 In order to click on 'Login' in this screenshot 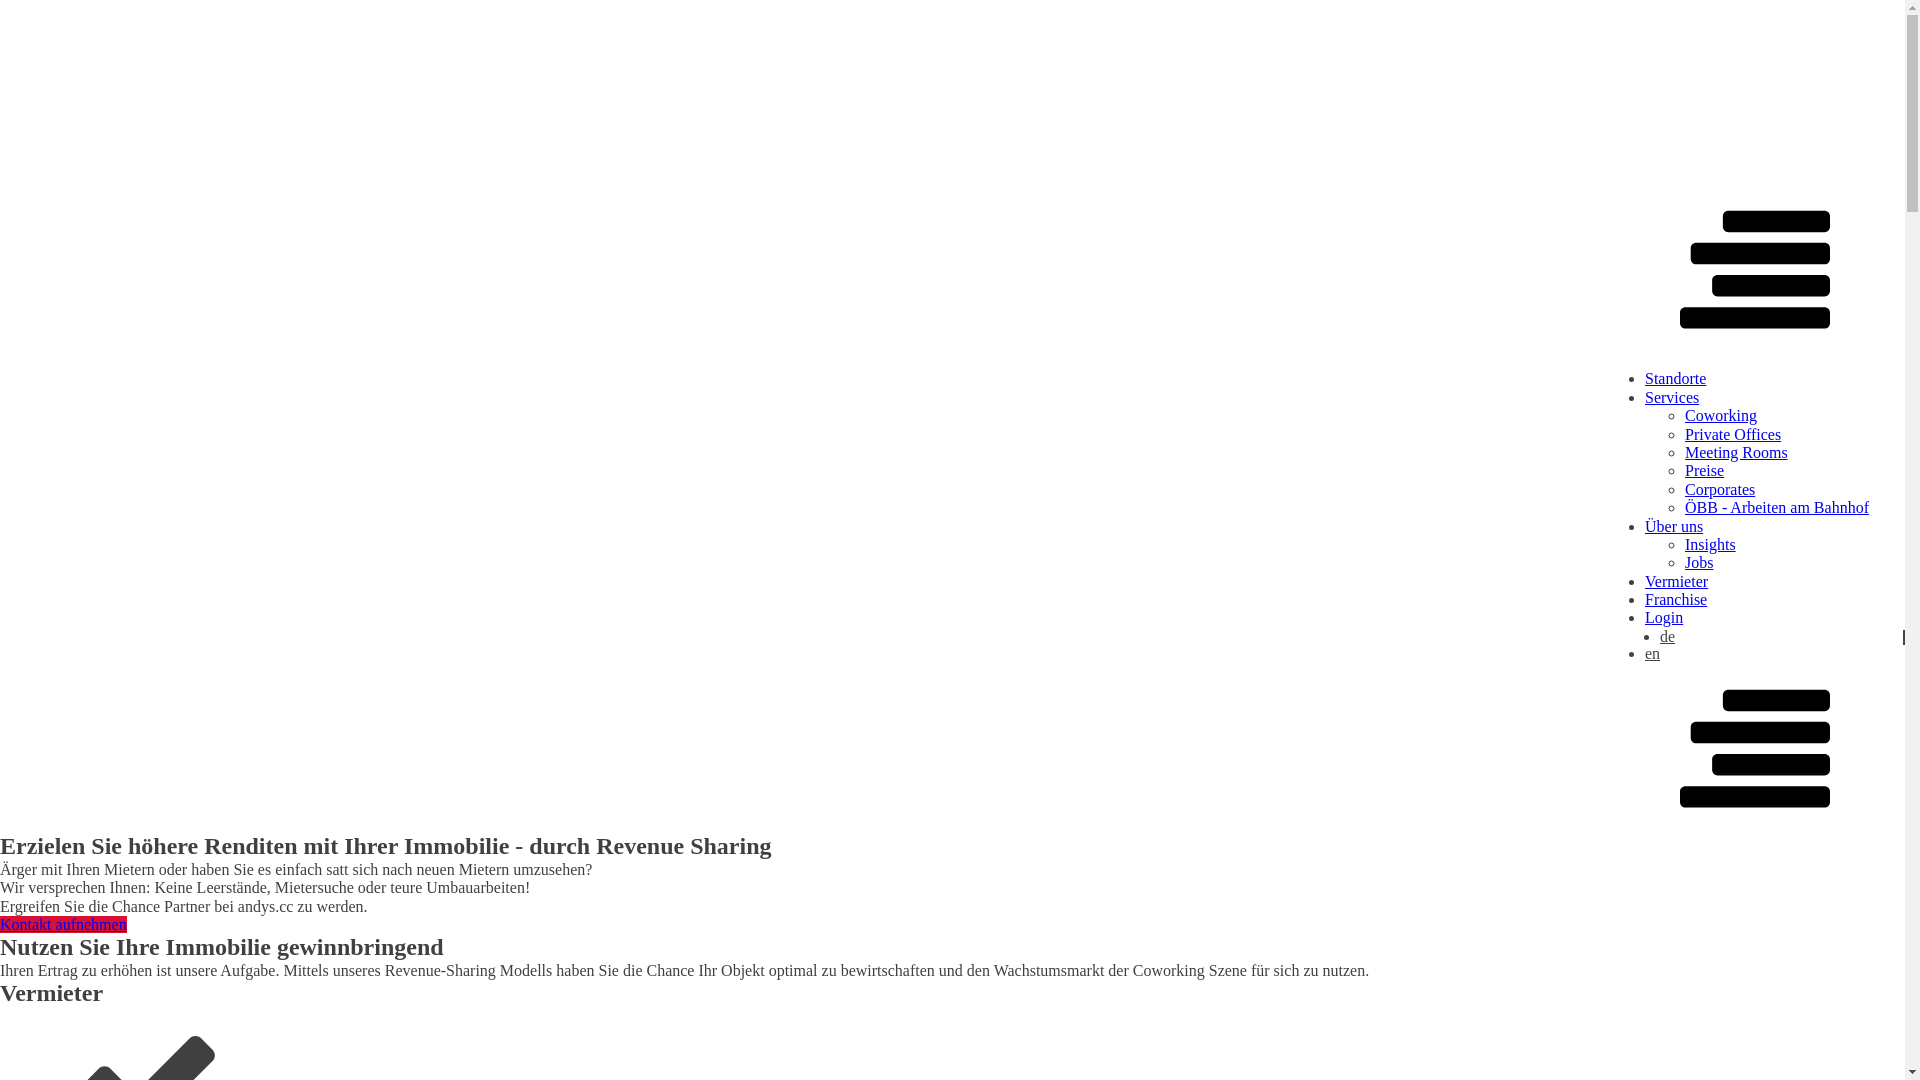, I will do `click(1645, 616)`.